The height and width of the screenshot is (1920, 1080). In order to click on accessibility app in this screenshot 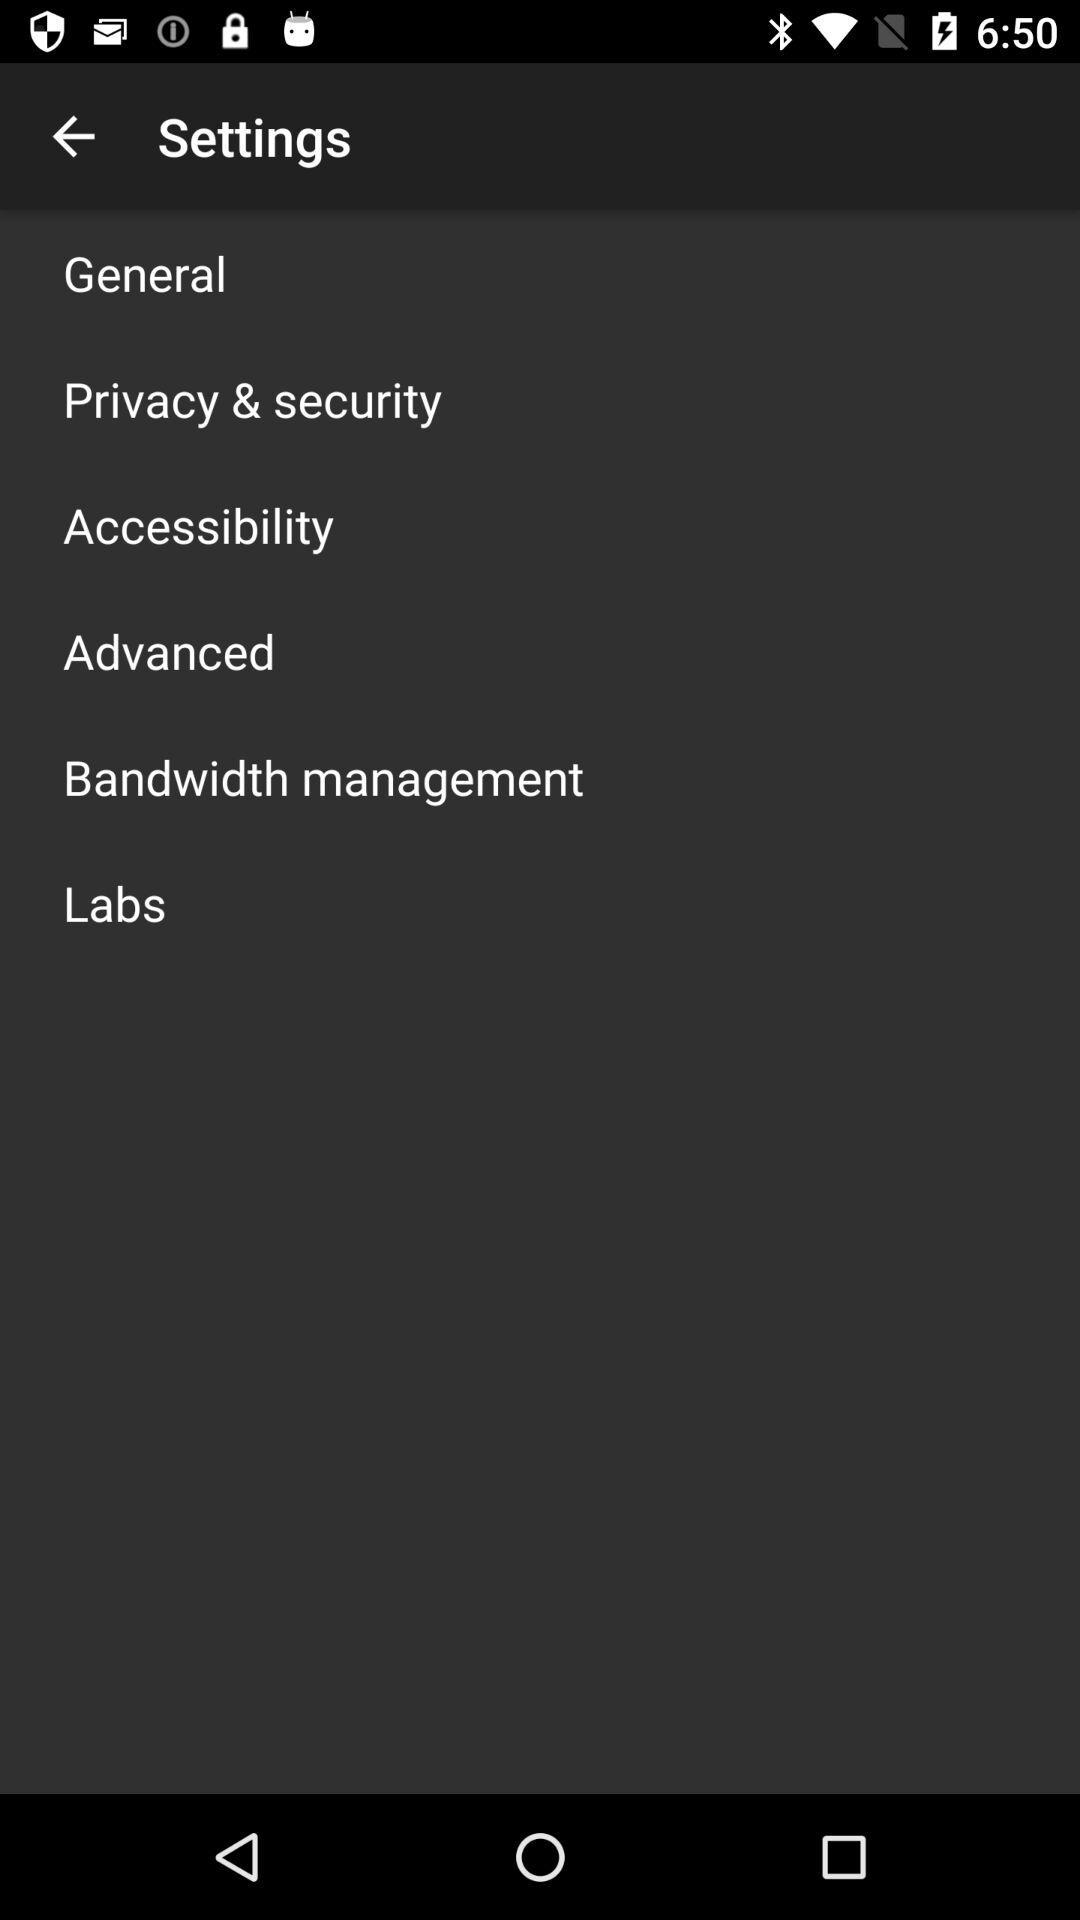, I will do `click(198, 524)`.